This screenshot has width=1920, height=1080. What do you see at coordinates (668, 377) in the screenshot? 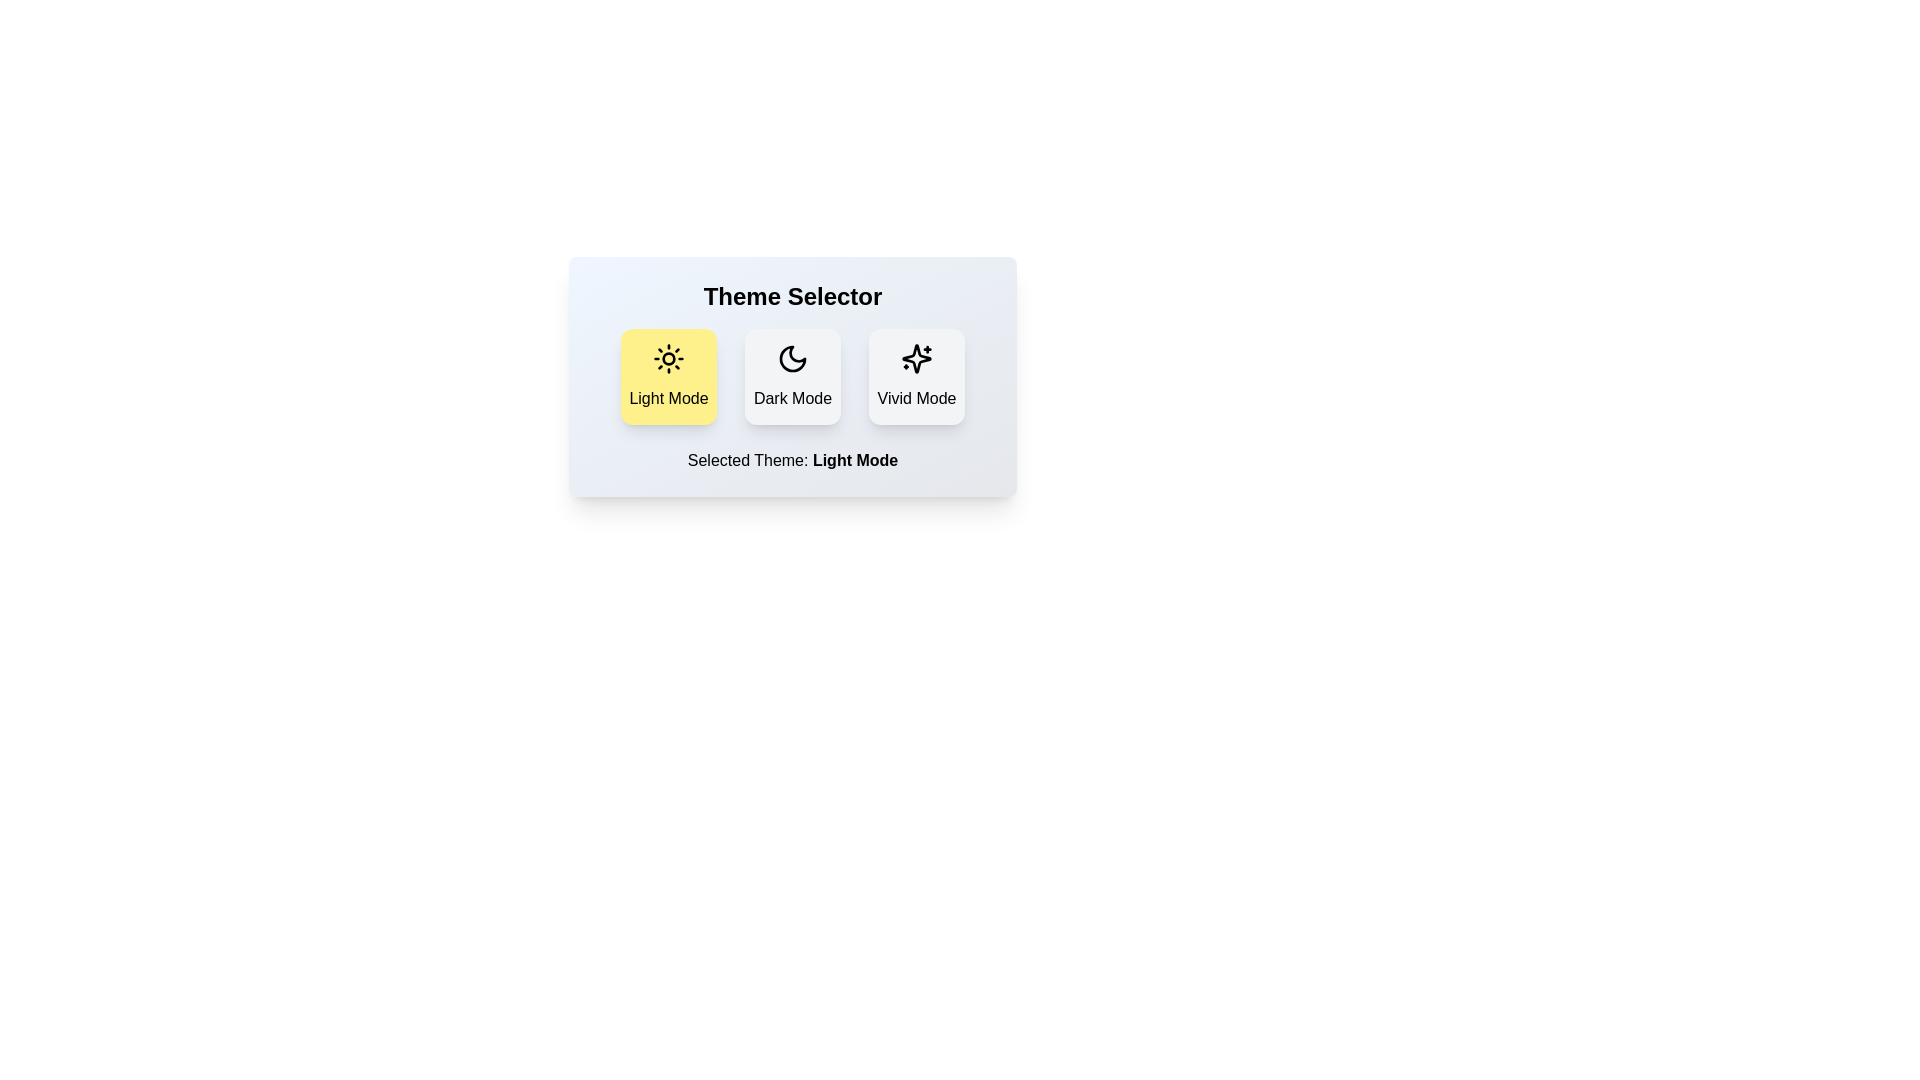
I see `the theme by clicking on the corresponding button: Light Mode` at bounding box center [668, 377].